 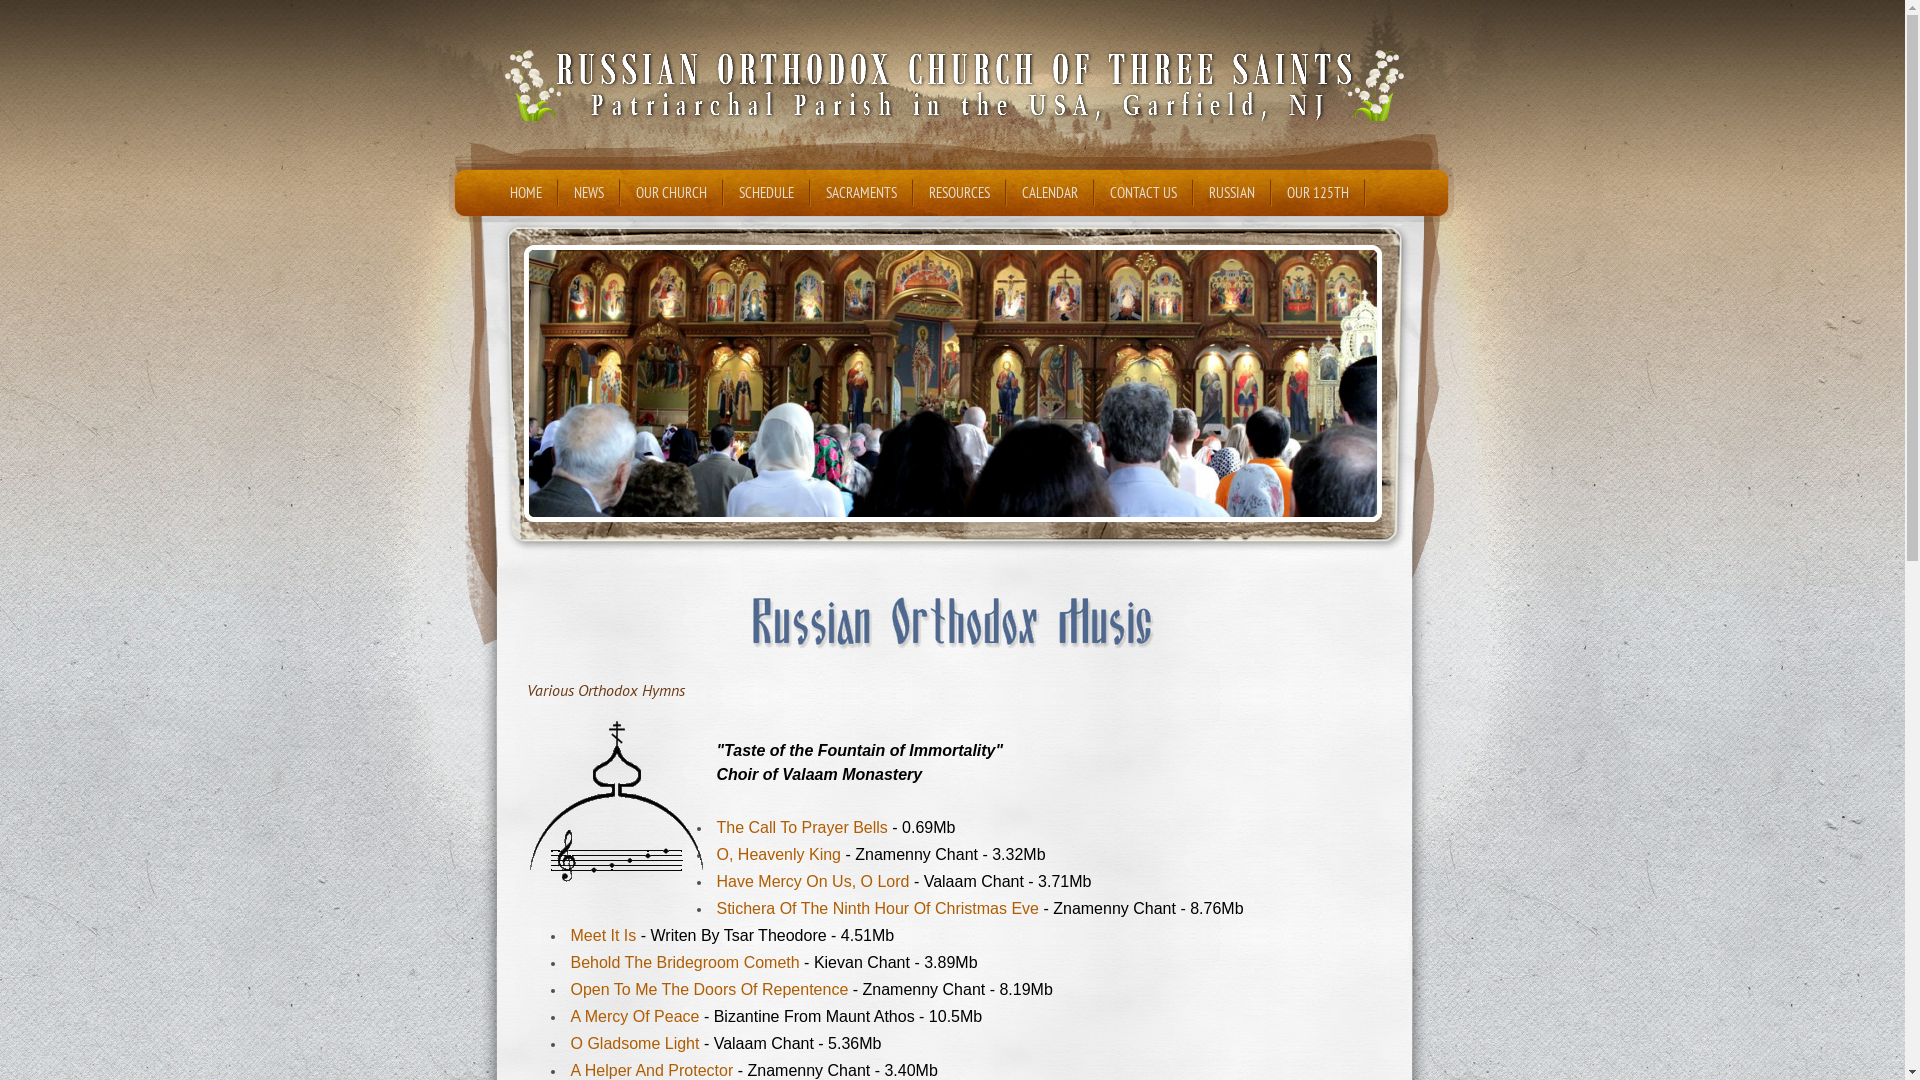 What do you see at coordinates (651, 1069) in the screenshot?
I see `'A Helper And Protector'` at bounding box center [651, 1069].